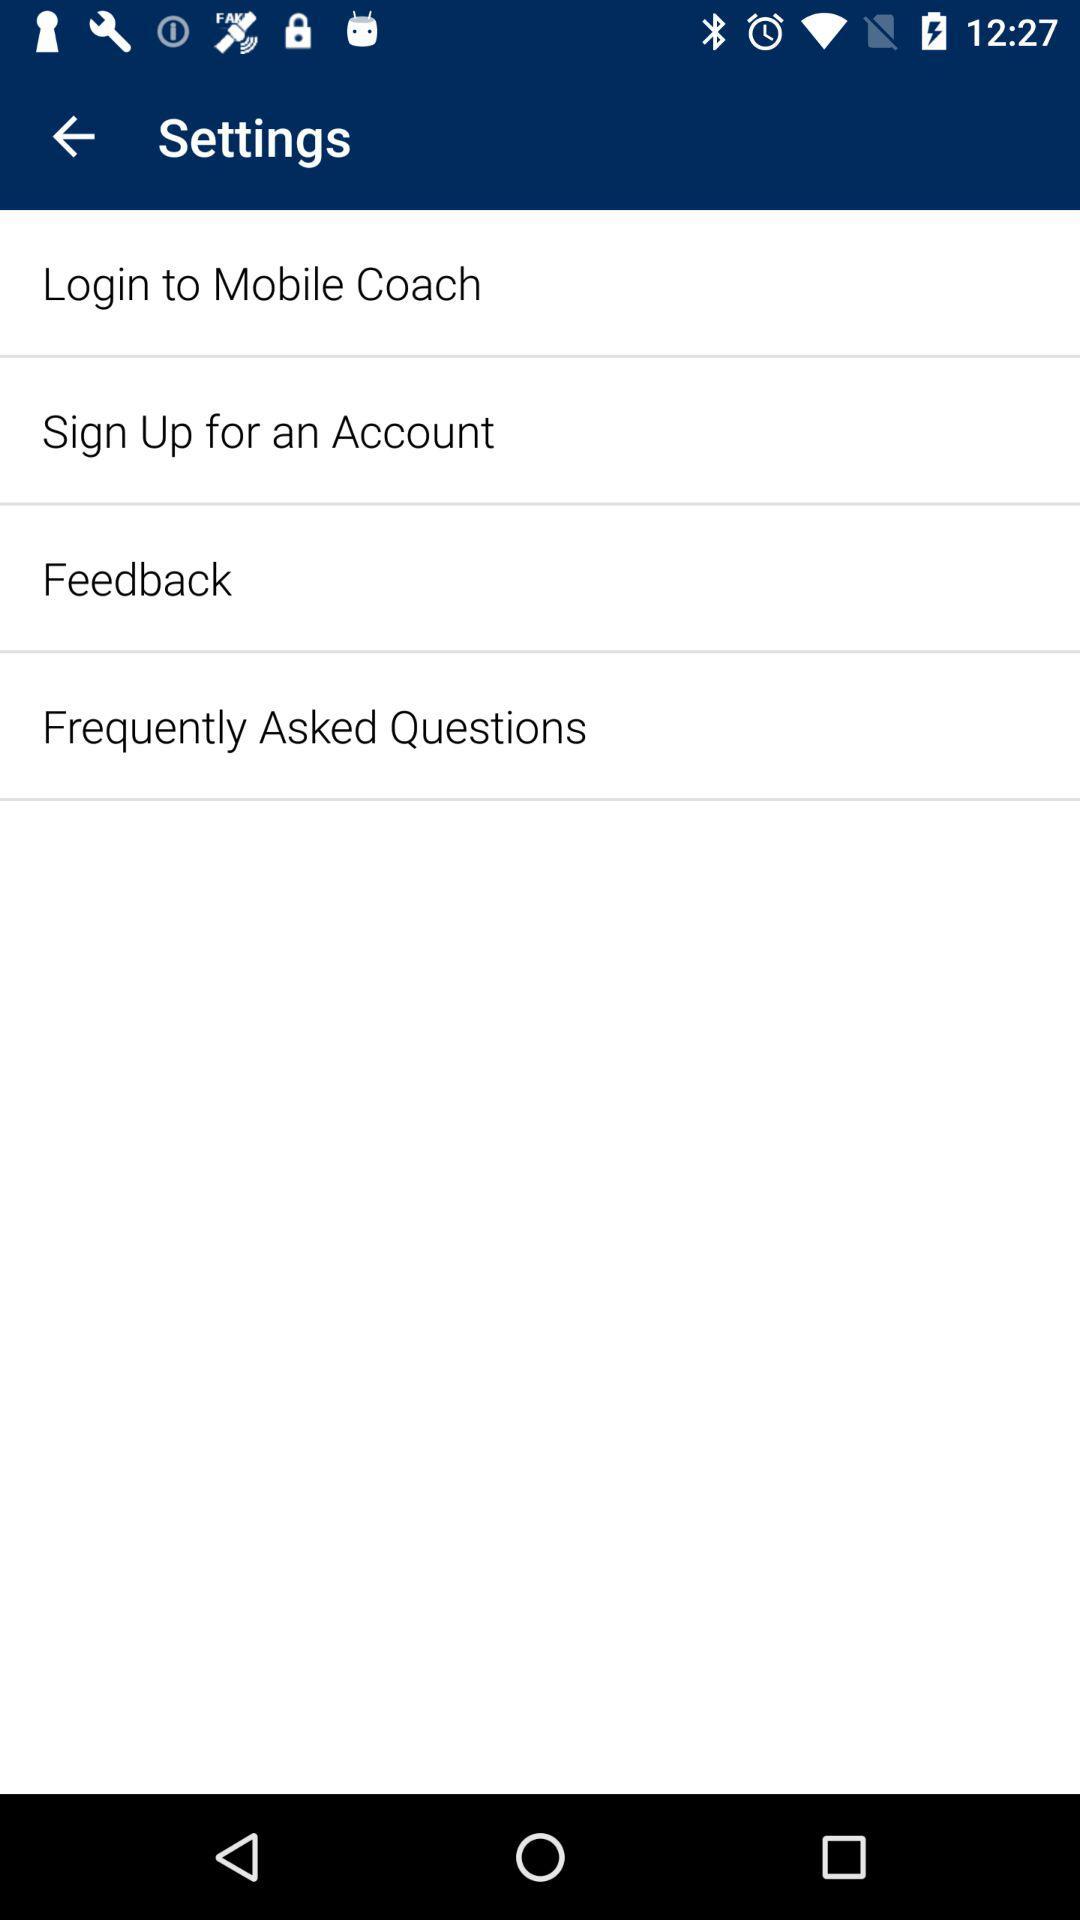  Describe the element at coordinates (72, 135) in the screenshot. I see `item to the left of settings icon` at that location.